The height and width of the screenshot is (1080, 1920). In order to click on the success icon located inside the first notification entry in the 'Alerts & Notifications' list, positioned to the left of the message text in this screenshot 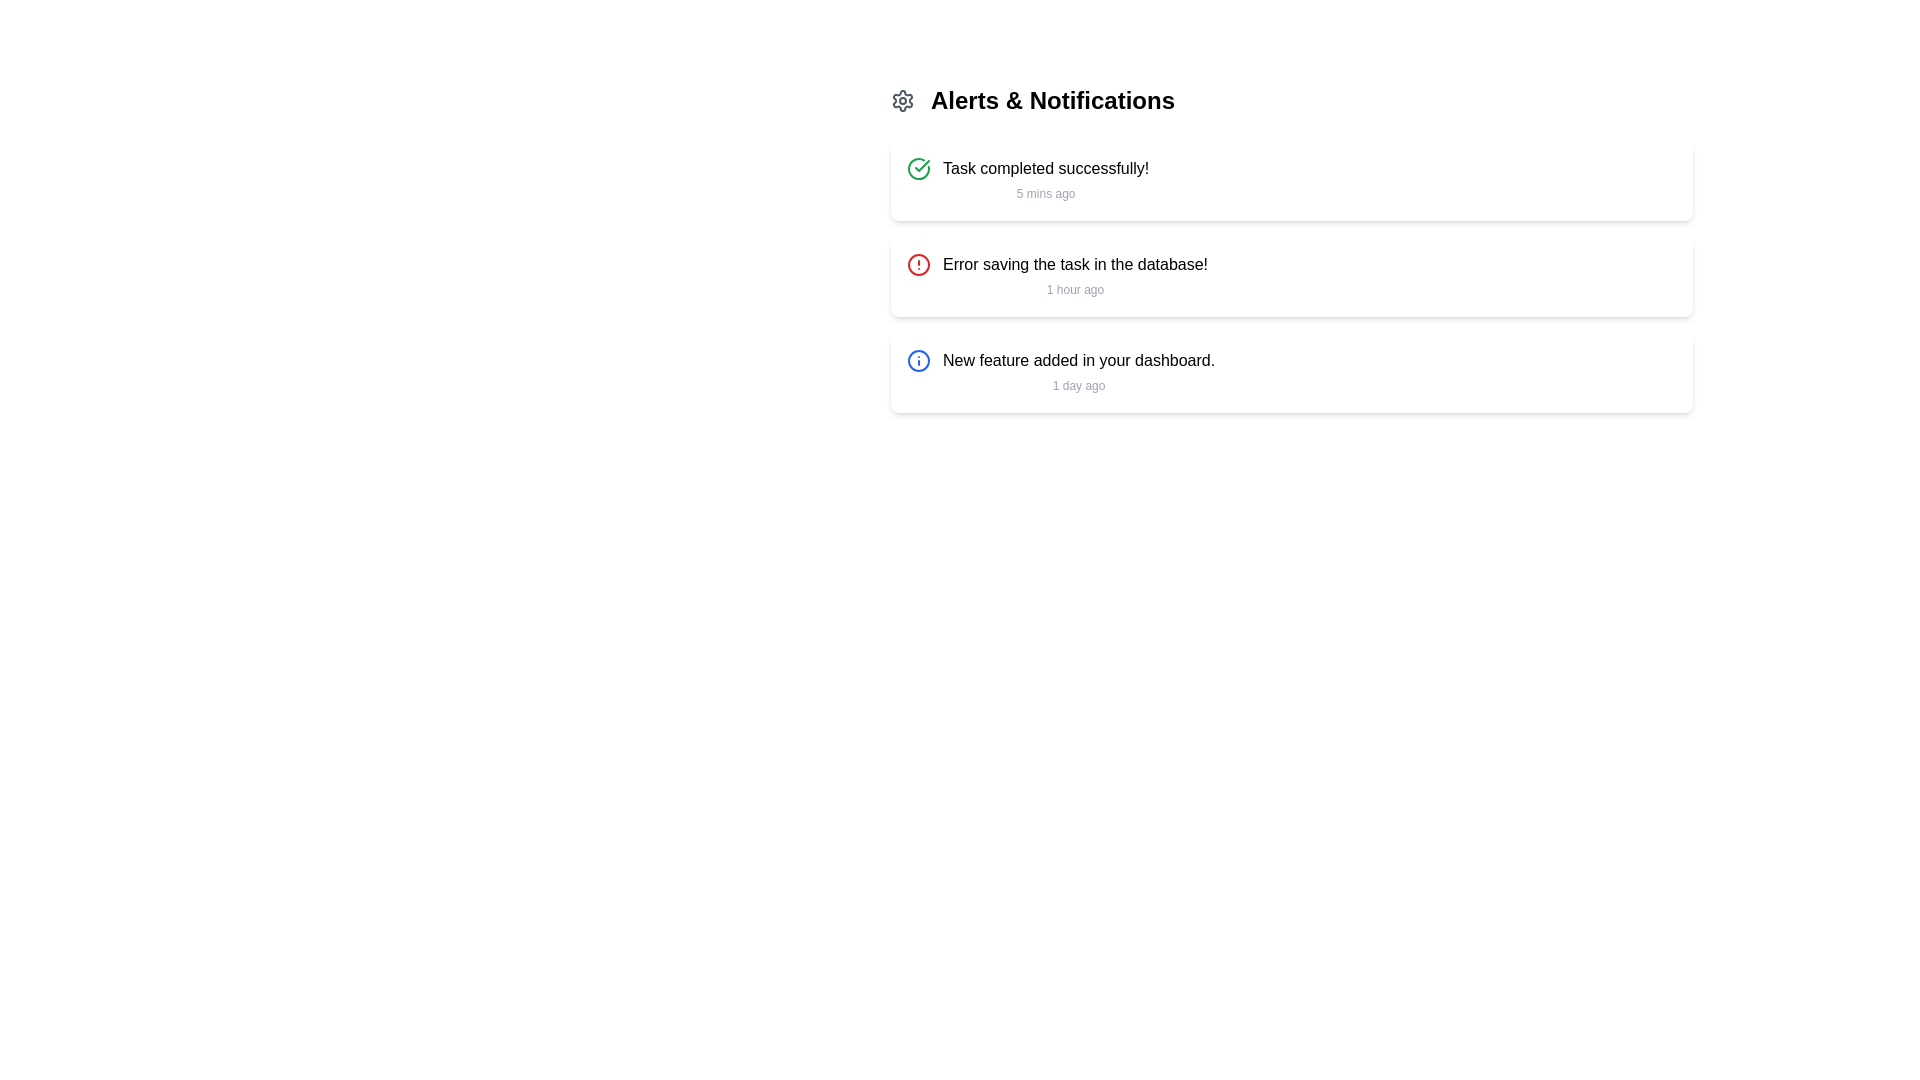, I will do `click(917, 168)`.